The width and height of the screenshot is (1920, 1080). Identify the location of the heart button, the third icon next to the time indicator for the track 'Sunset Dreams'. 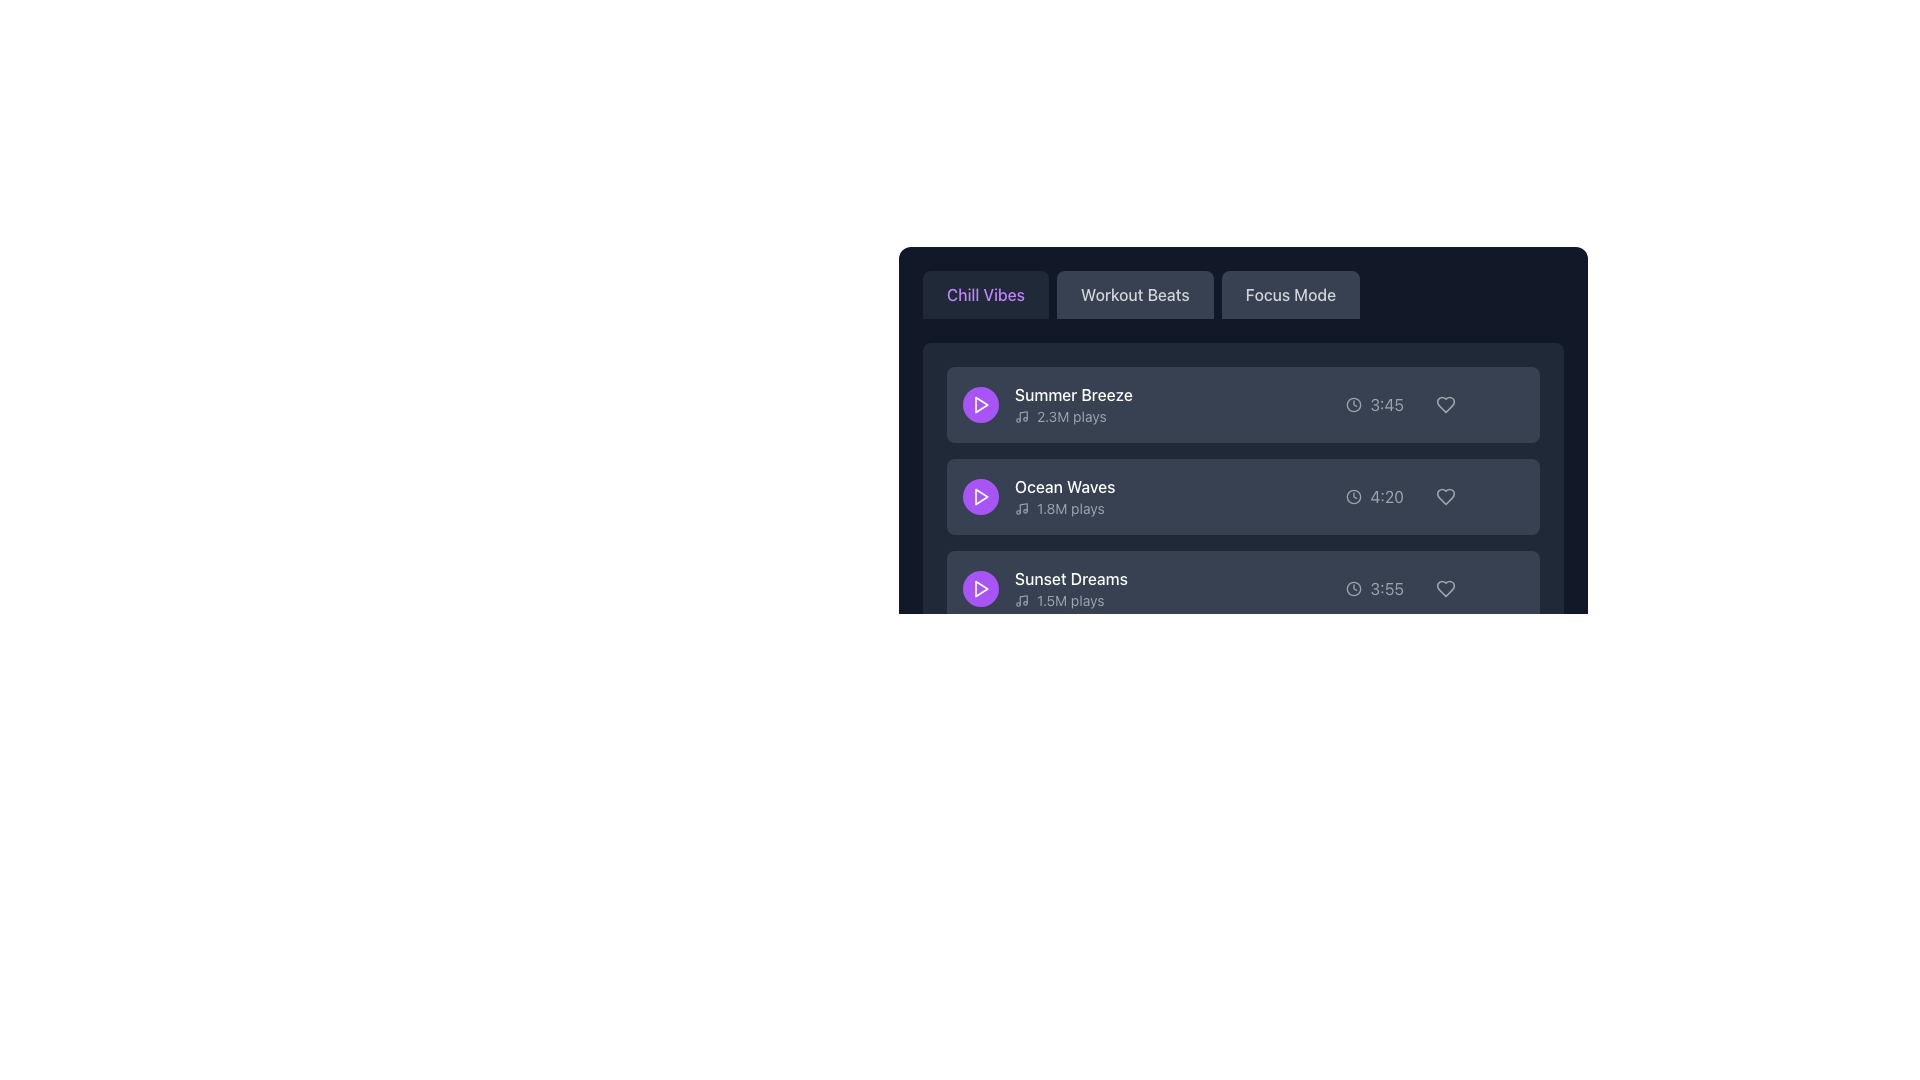
(1445, 588).